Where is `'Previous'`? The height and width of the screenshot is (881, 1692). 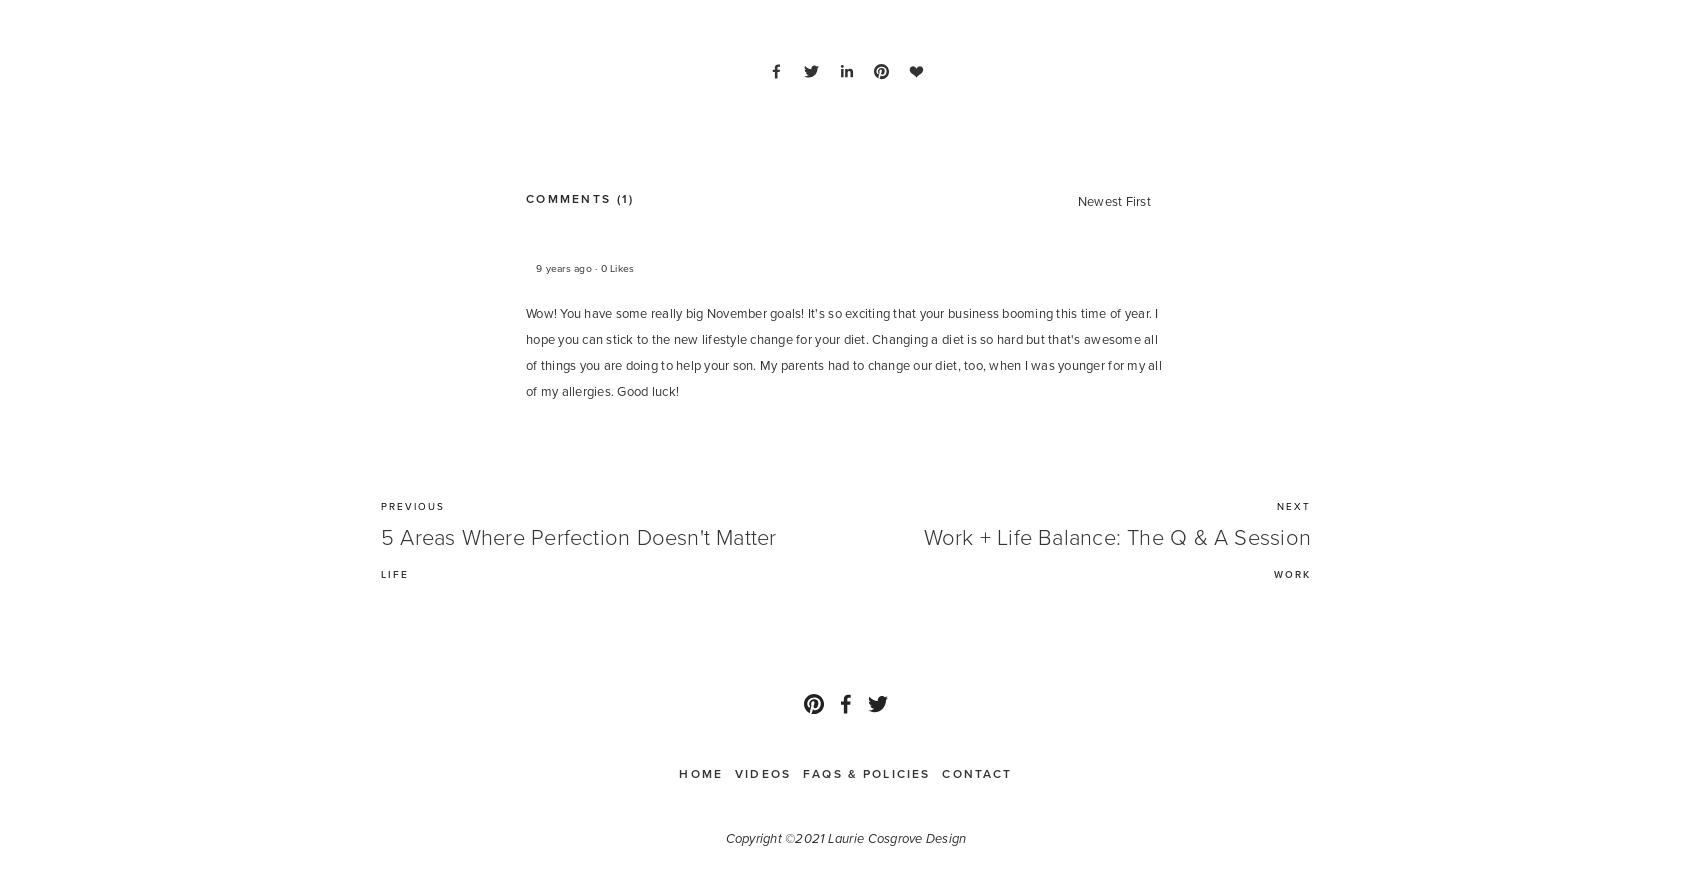 'Previous' is located at coordinates (413, 505).